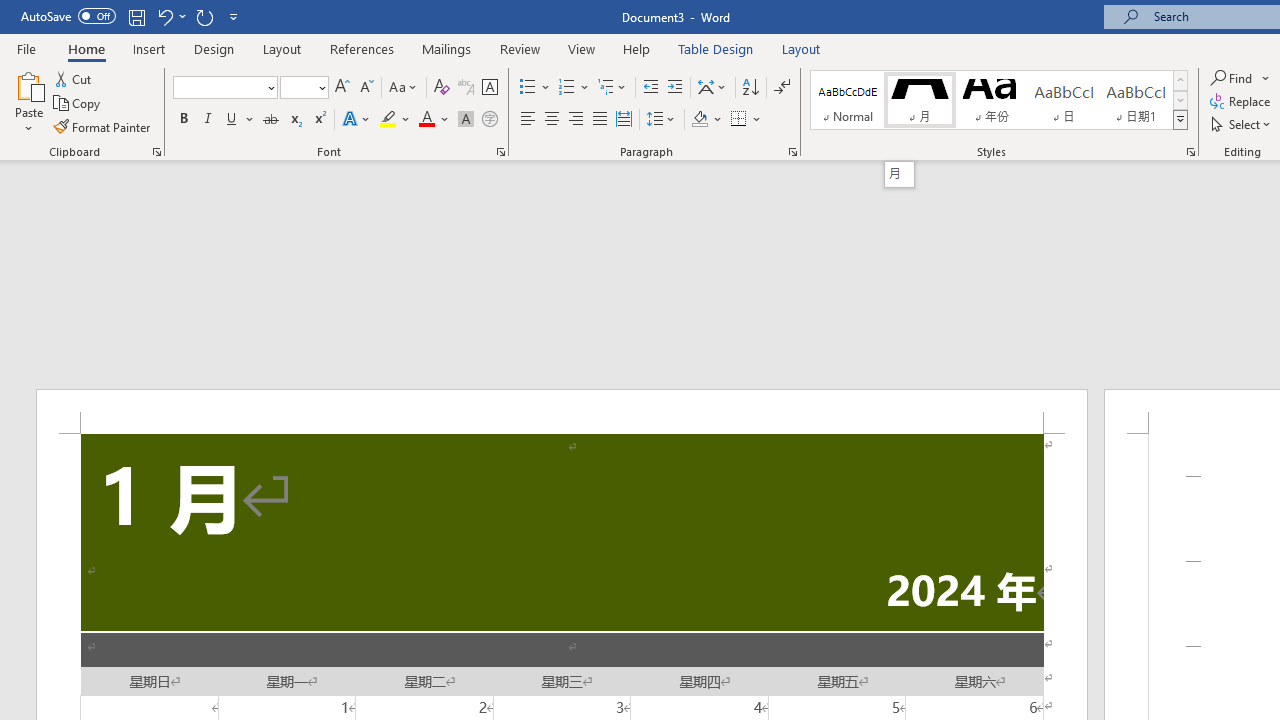 The width and height of the screenshot is (1280, 720). I want to click on 'Copy', so click(78, 103).